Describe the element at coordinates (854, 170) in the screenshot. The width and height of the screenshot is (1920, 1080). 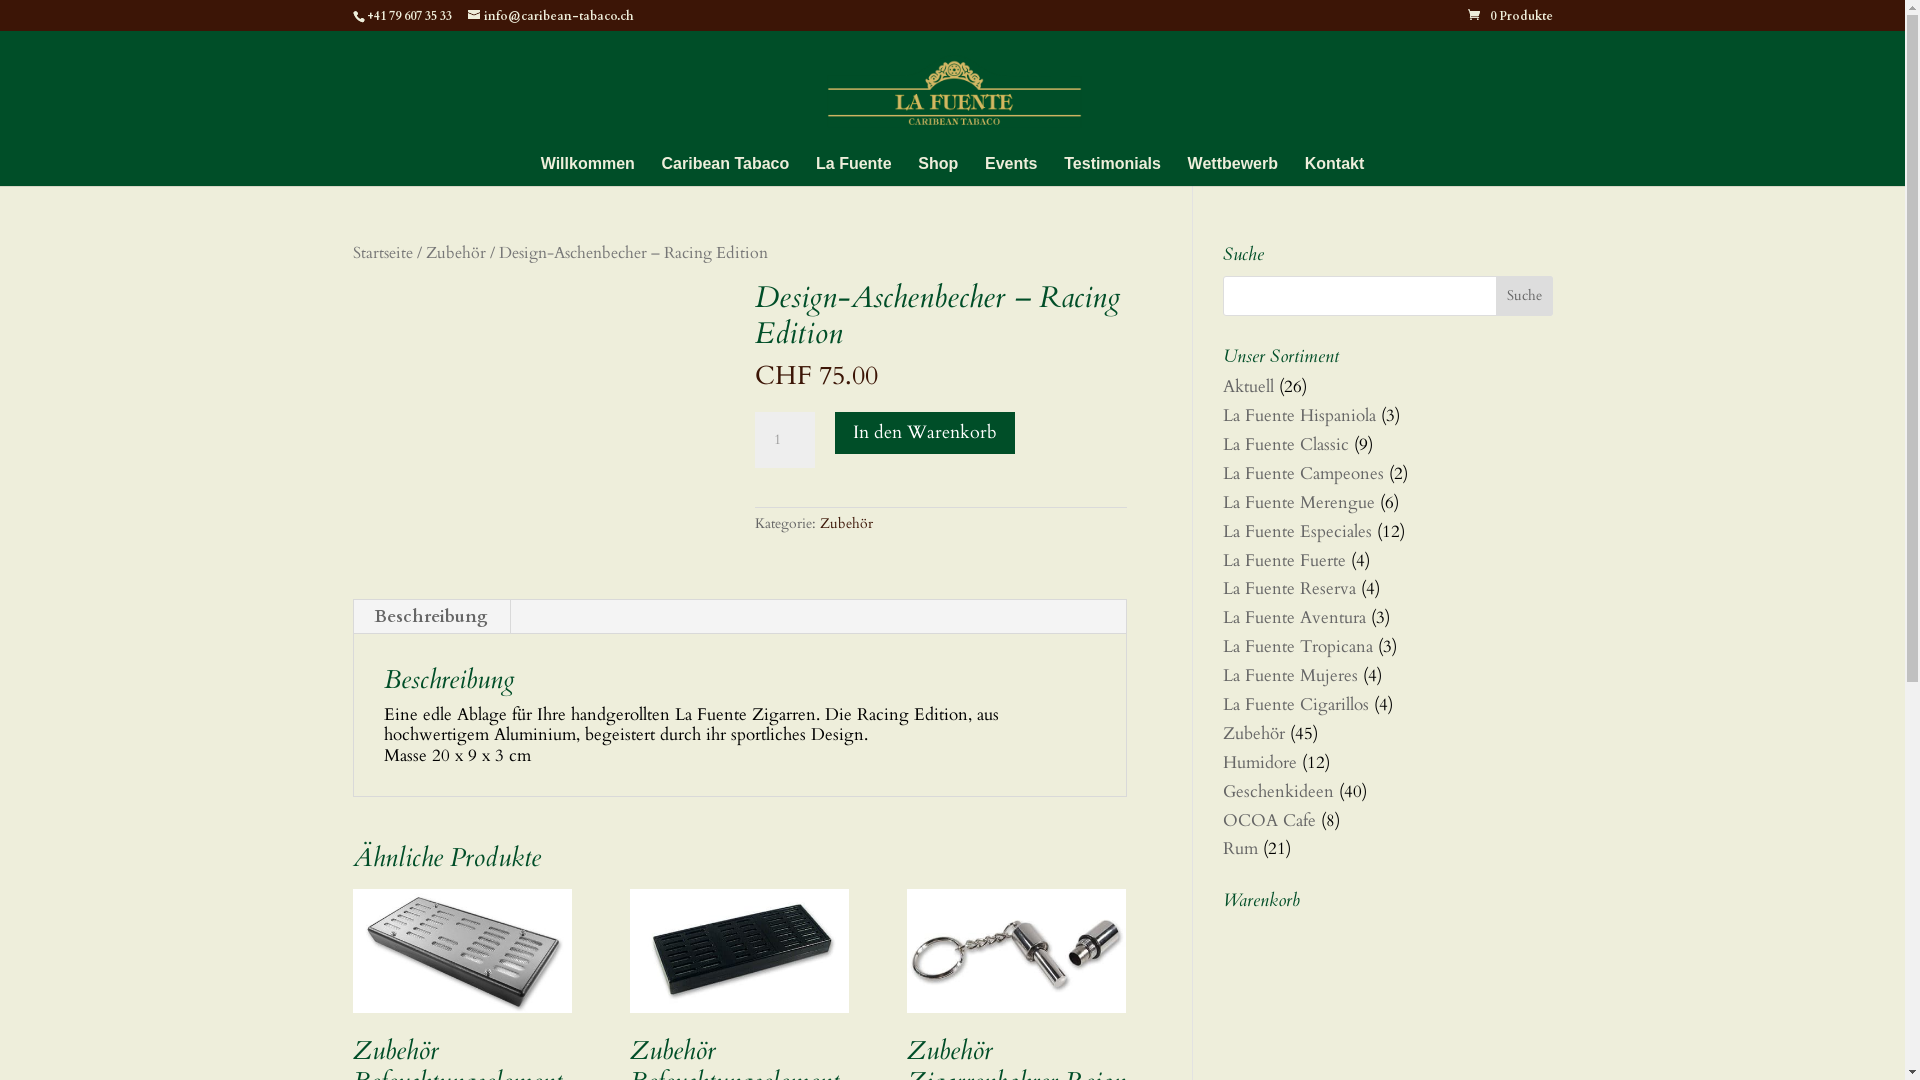
I see `'La Fuente'` at that location.